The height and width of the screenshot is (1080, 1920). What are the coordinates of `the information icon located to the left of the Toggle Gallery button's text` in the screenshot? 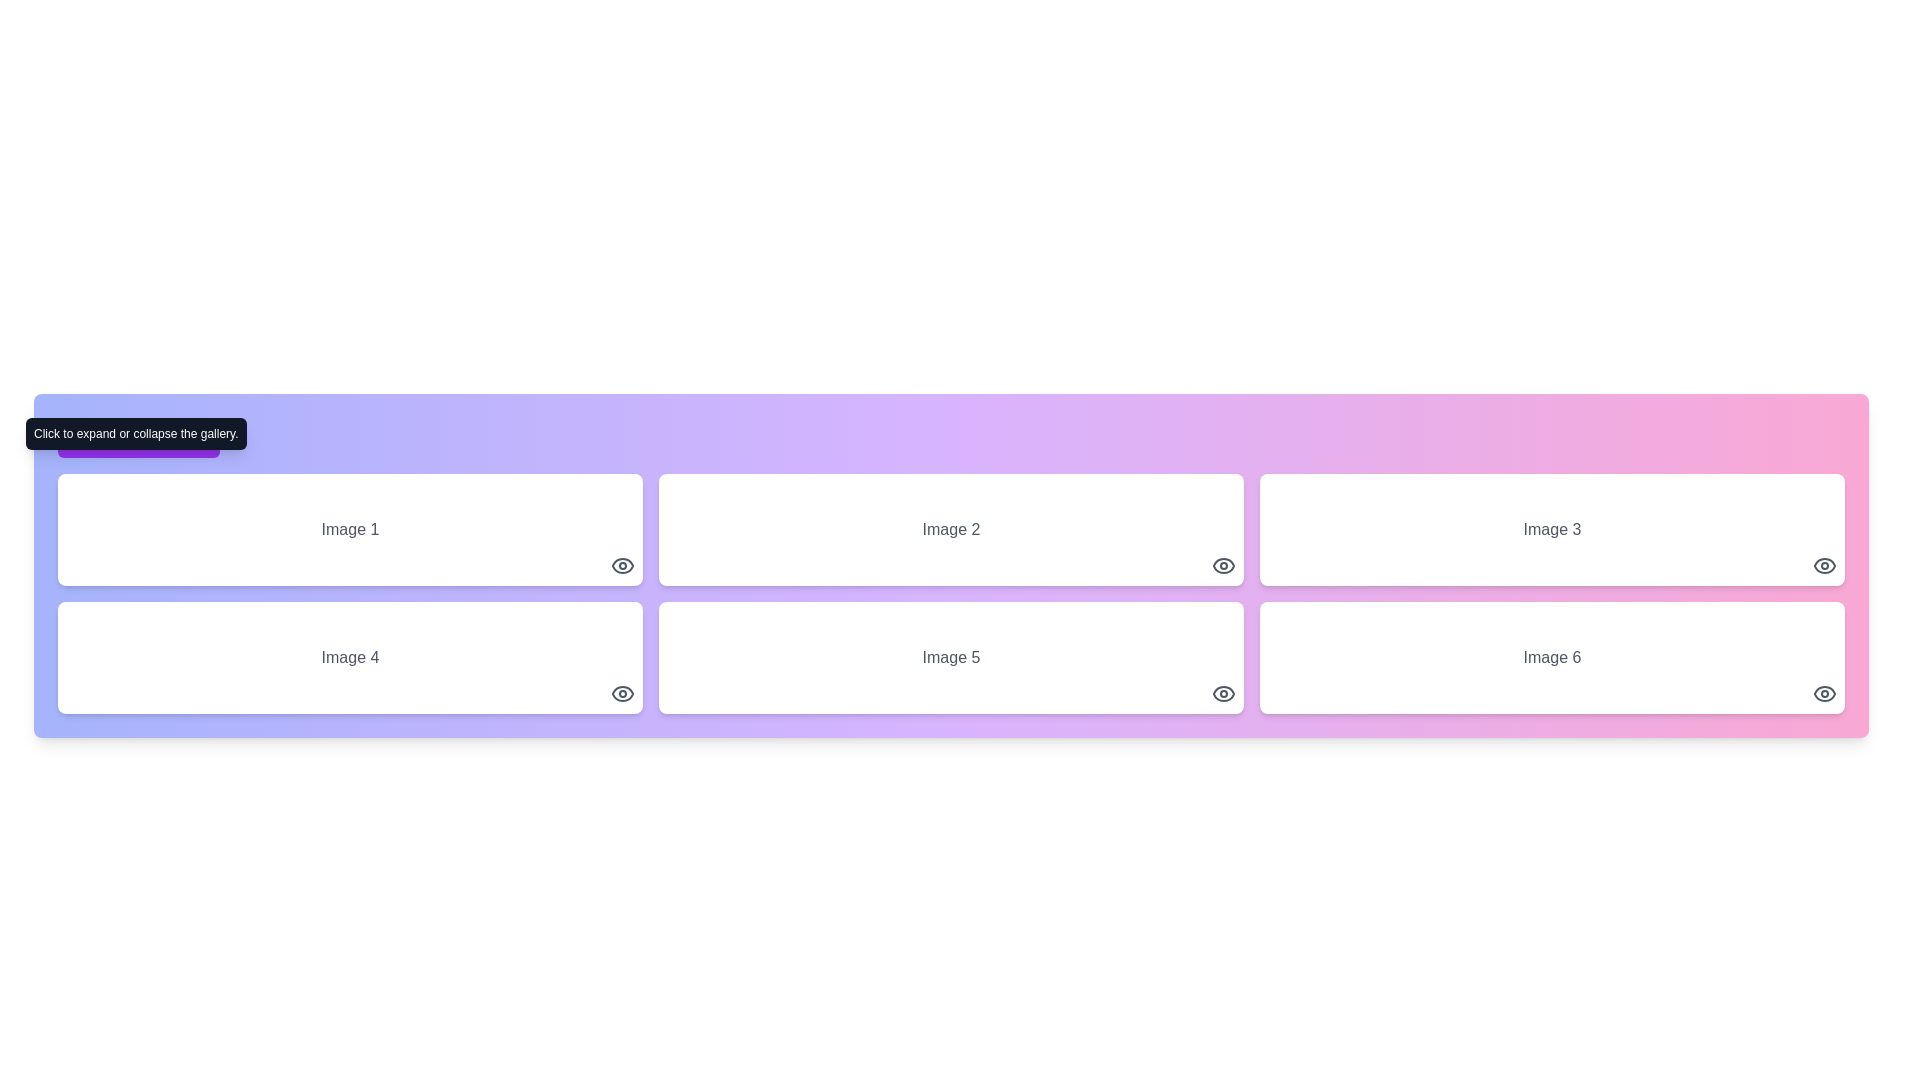 It's located at (82, 437).